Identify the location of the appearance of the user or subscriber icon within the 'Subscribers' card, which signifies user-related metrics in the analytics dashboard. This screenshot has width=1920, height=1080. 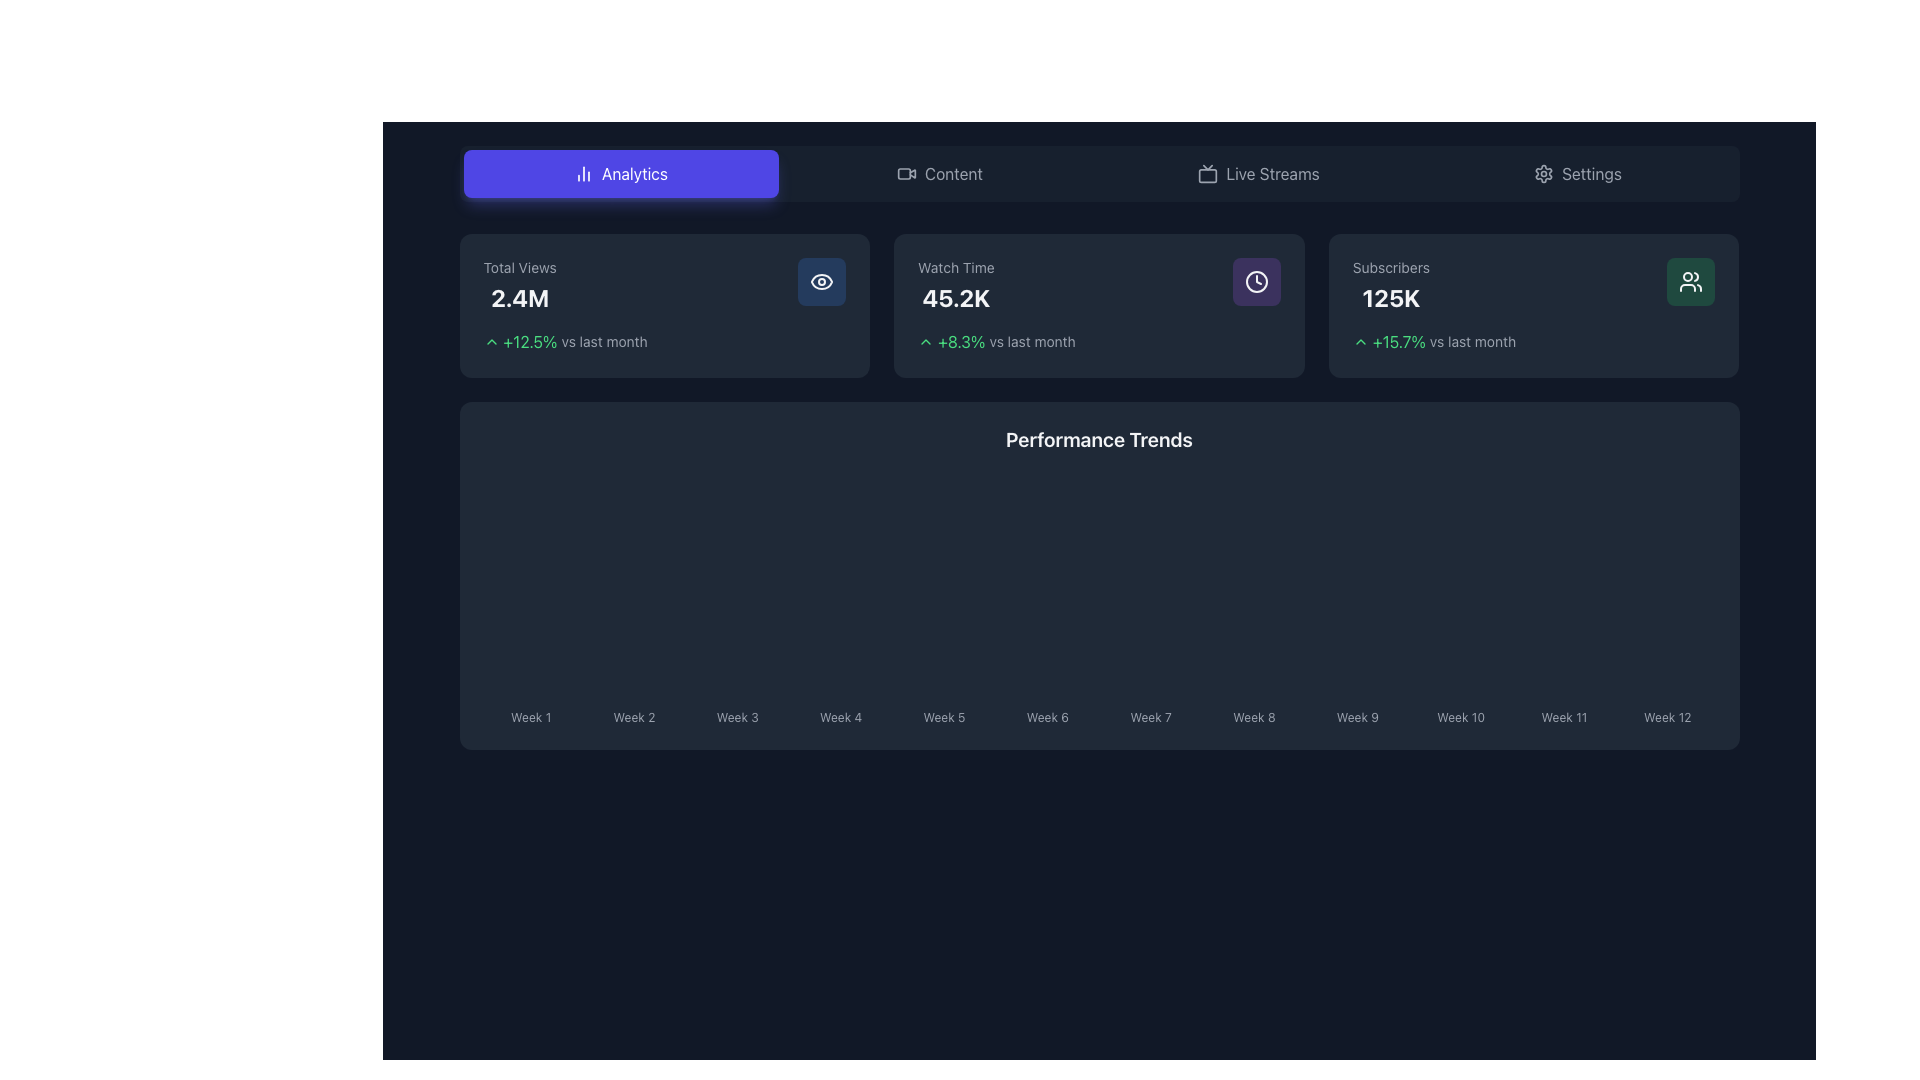
(1690, 281).